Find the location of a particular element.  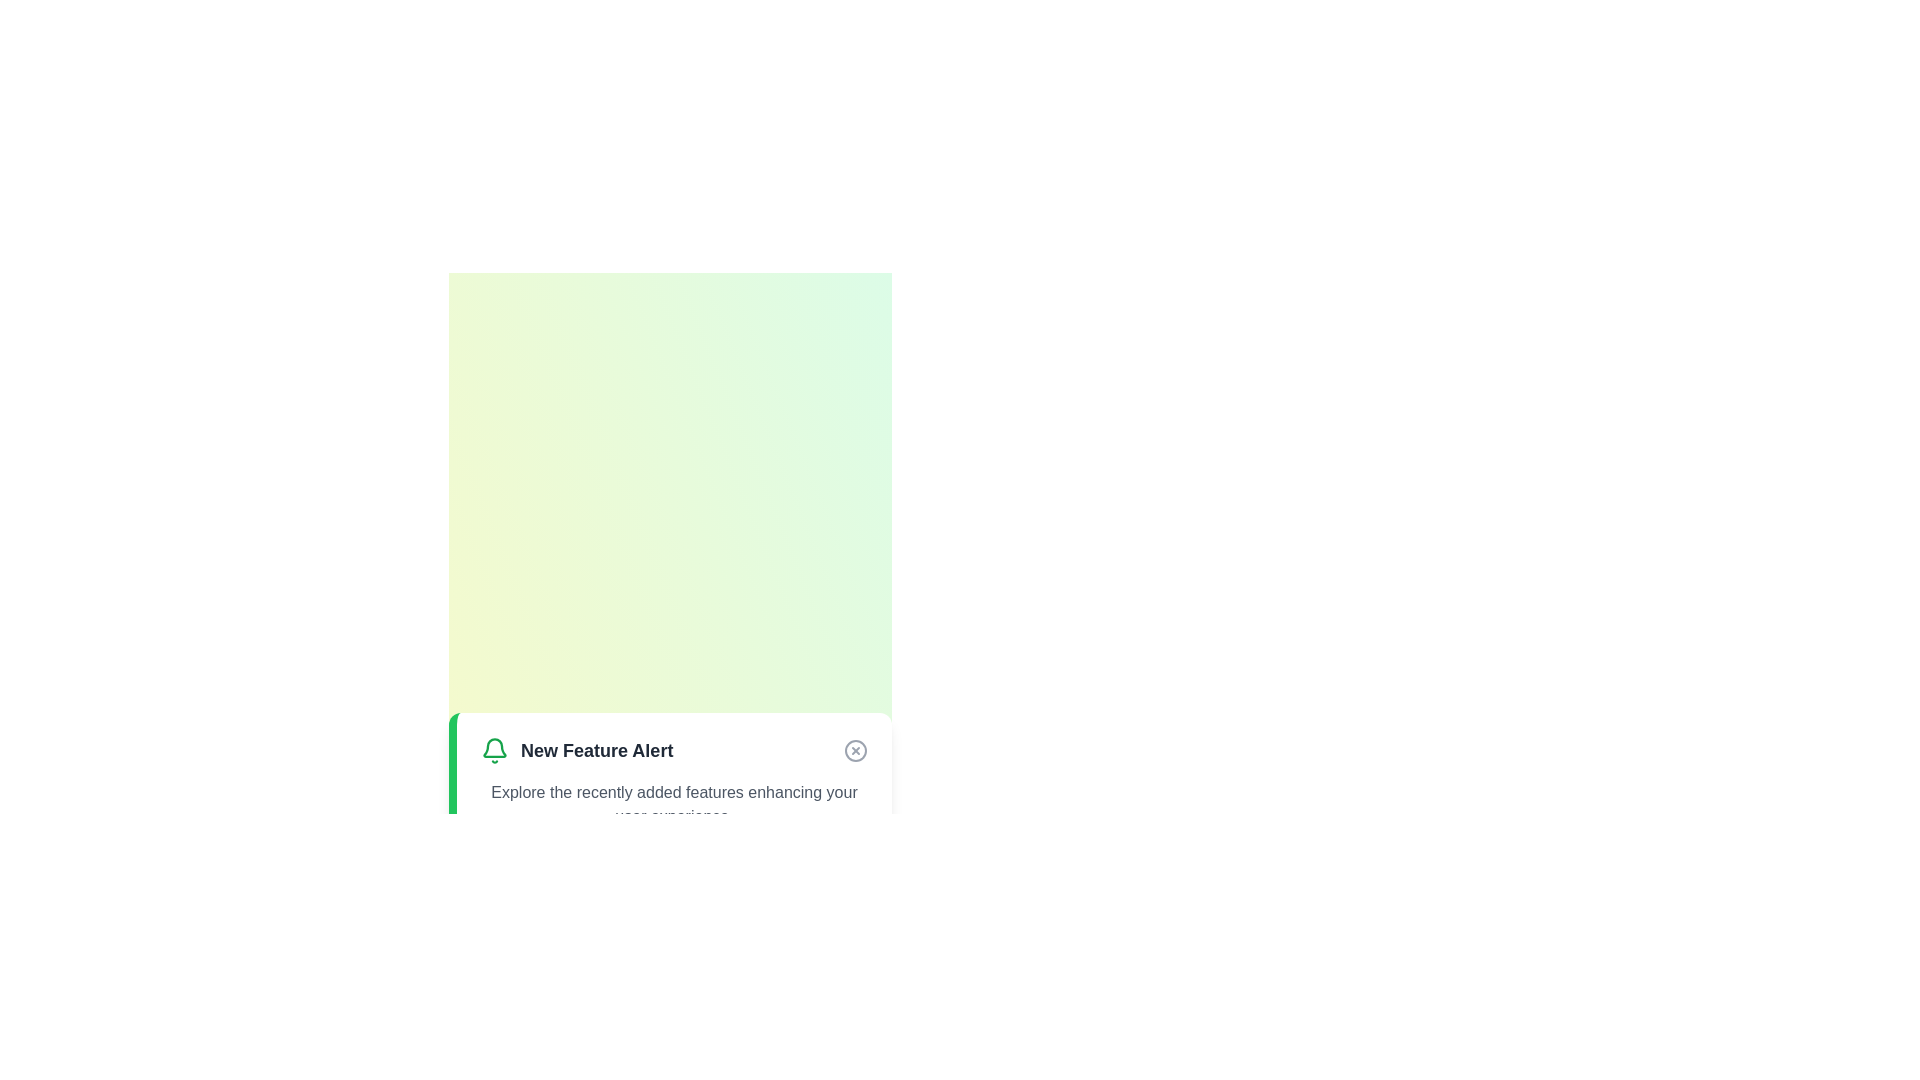

the circular close button element located in the top-right corner of the notification box is located at coordinates (855, 751).